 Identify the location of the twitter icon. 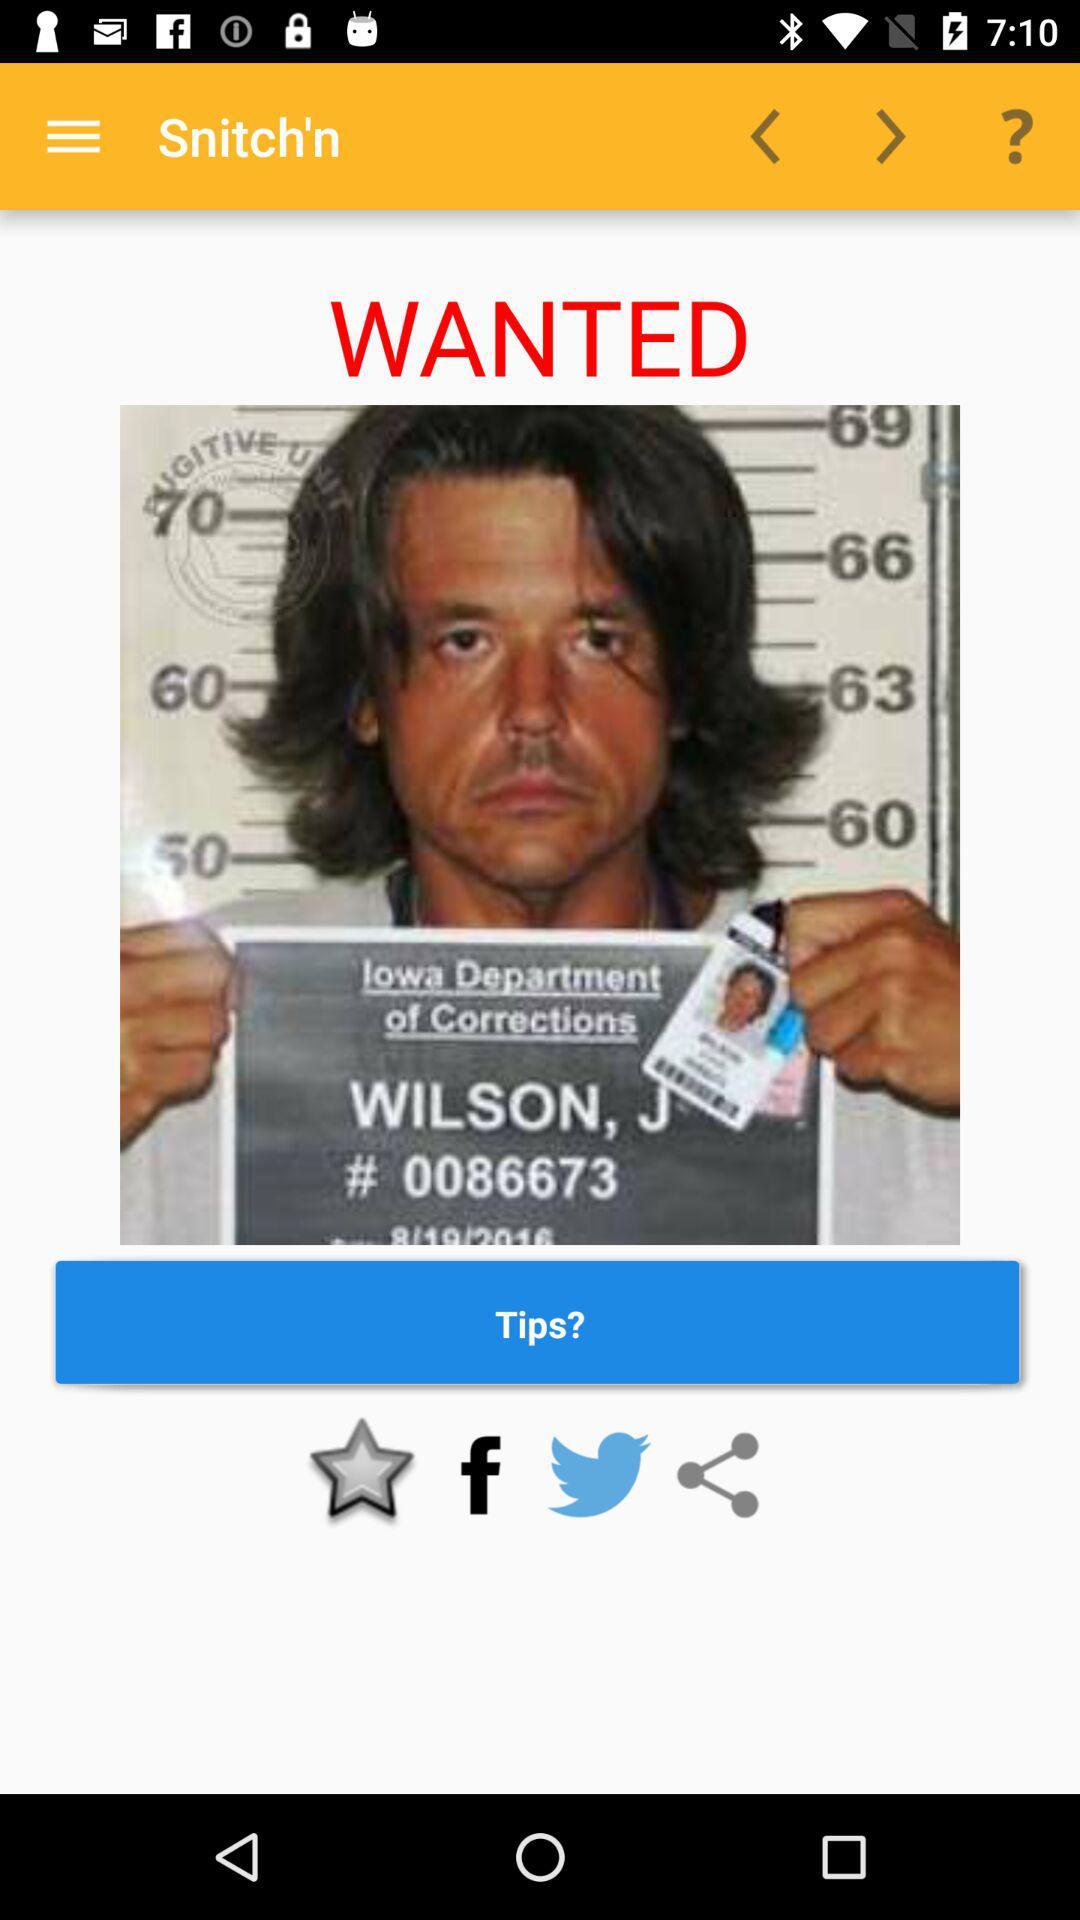
(598, 1475).